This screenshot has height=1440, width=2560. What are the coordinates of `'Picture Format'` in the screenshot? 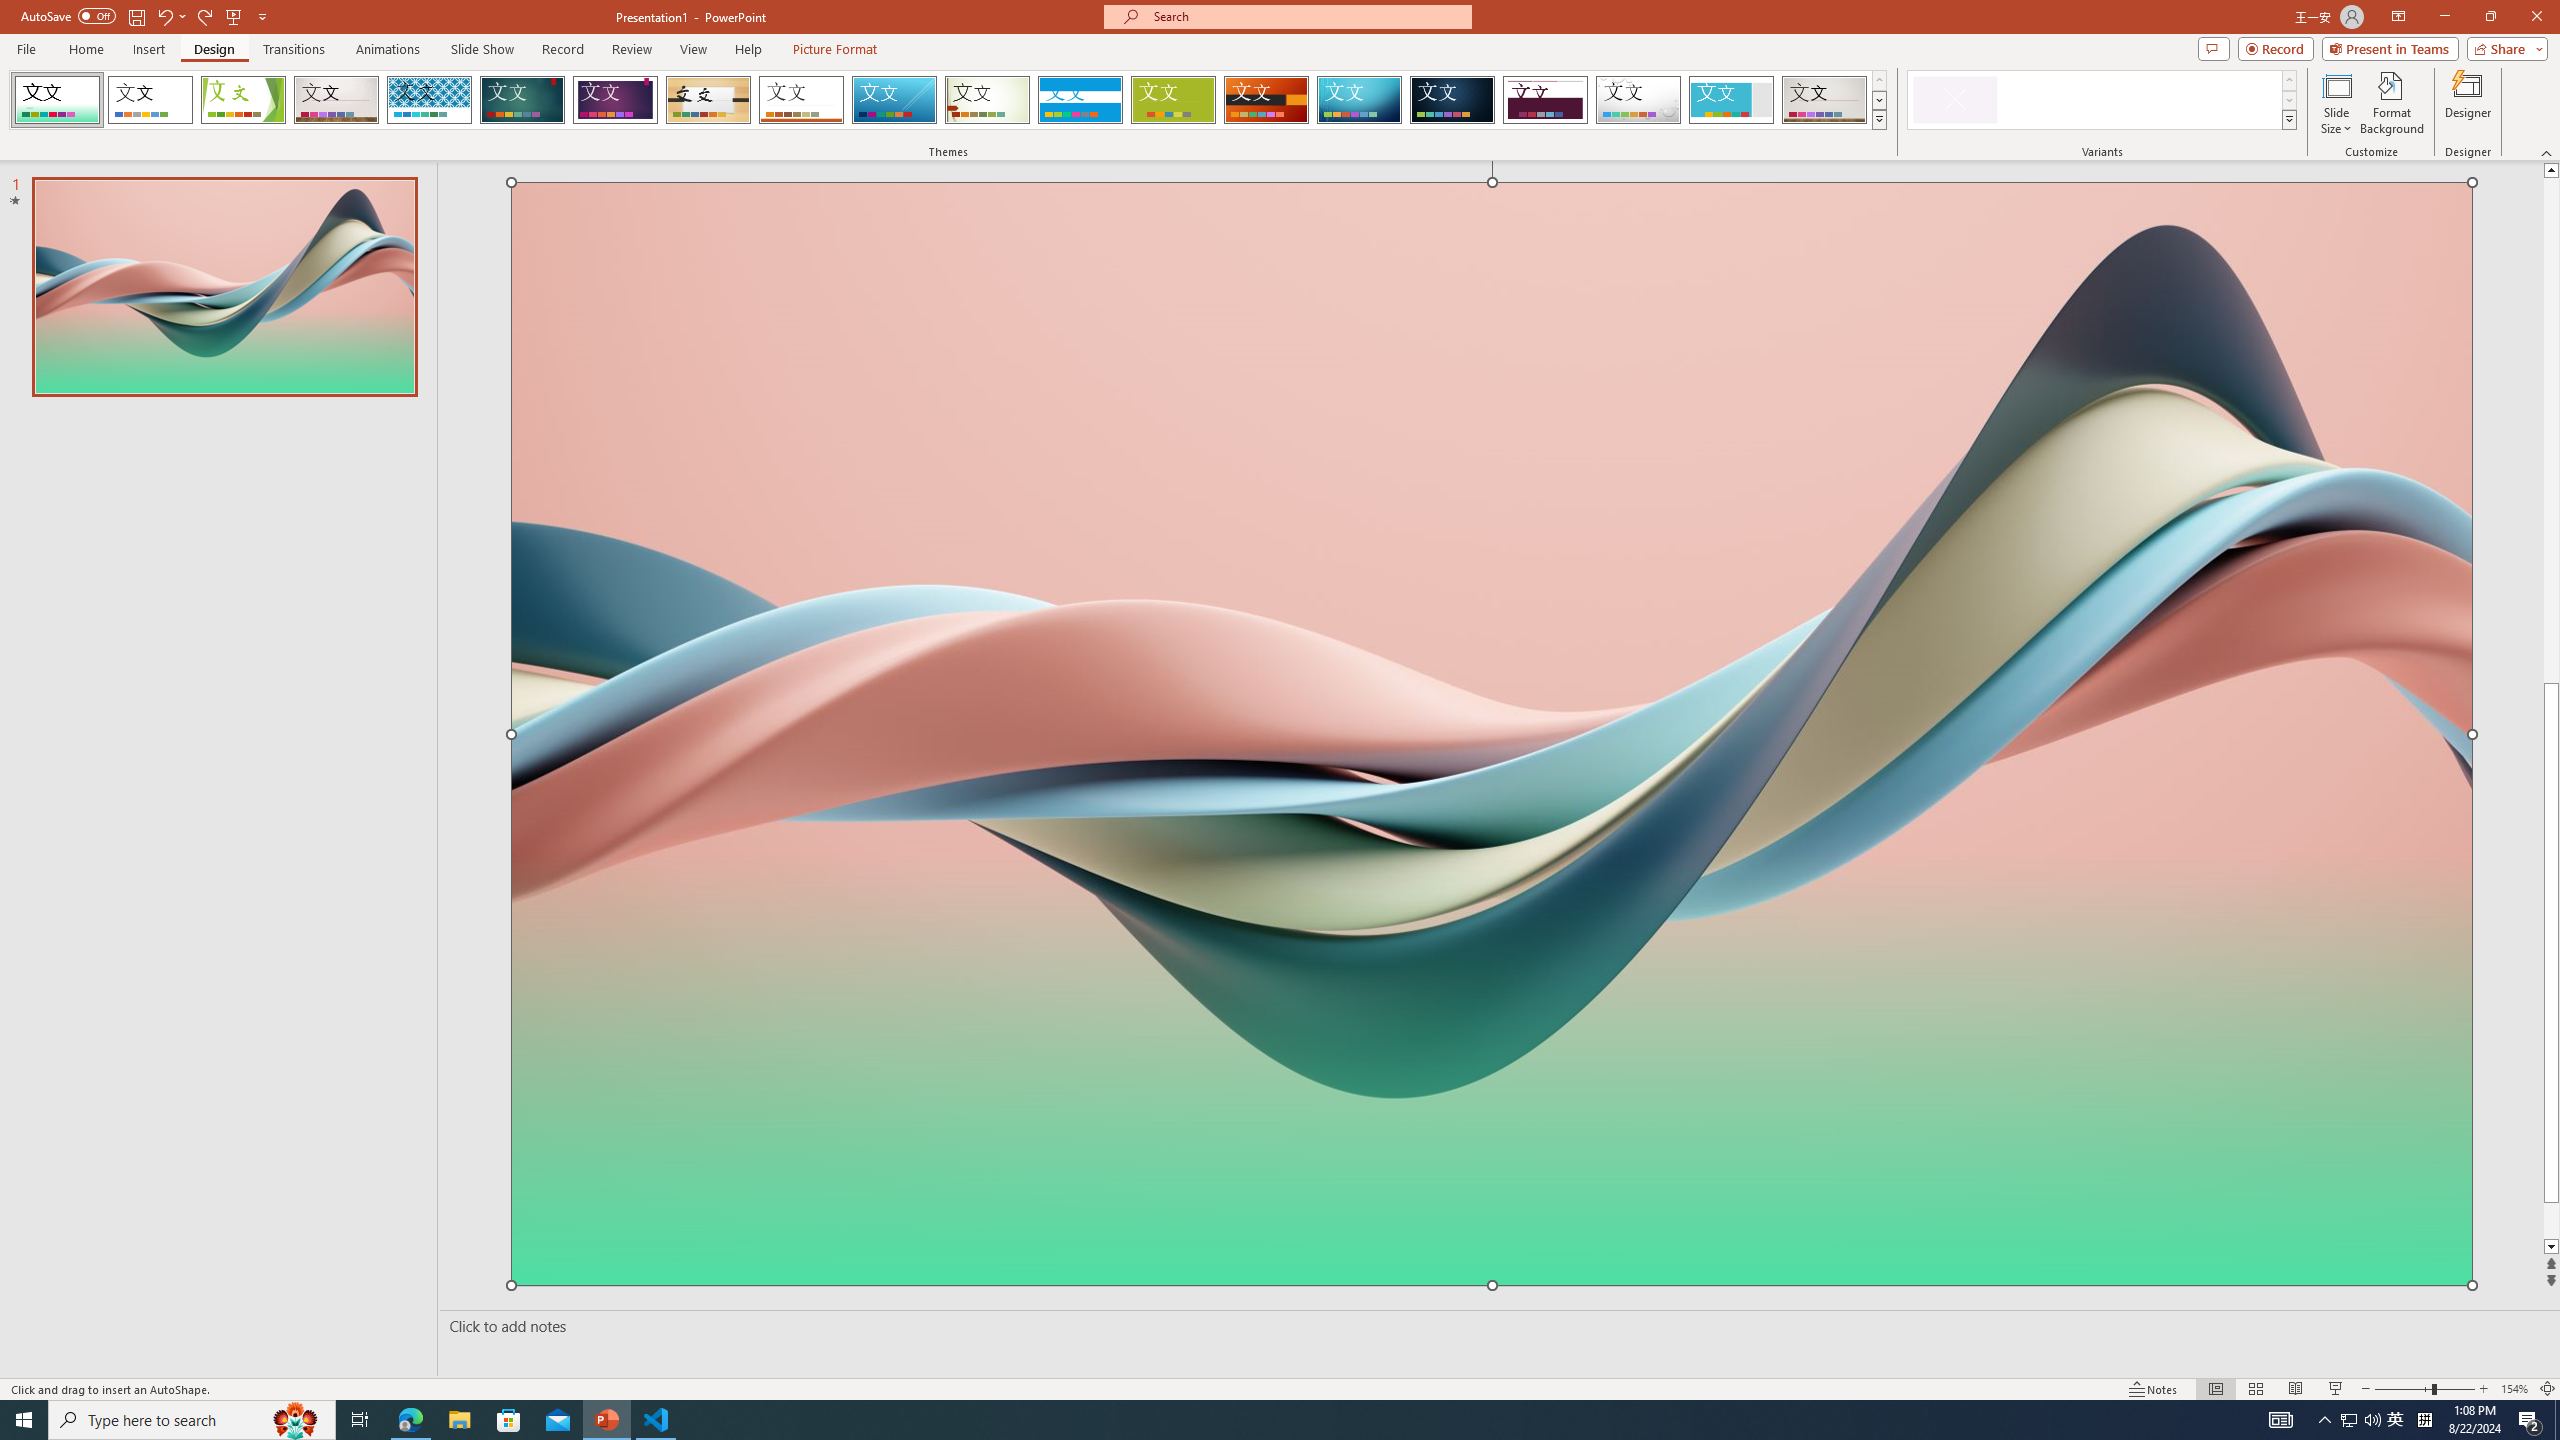 It's located at (835, 49).